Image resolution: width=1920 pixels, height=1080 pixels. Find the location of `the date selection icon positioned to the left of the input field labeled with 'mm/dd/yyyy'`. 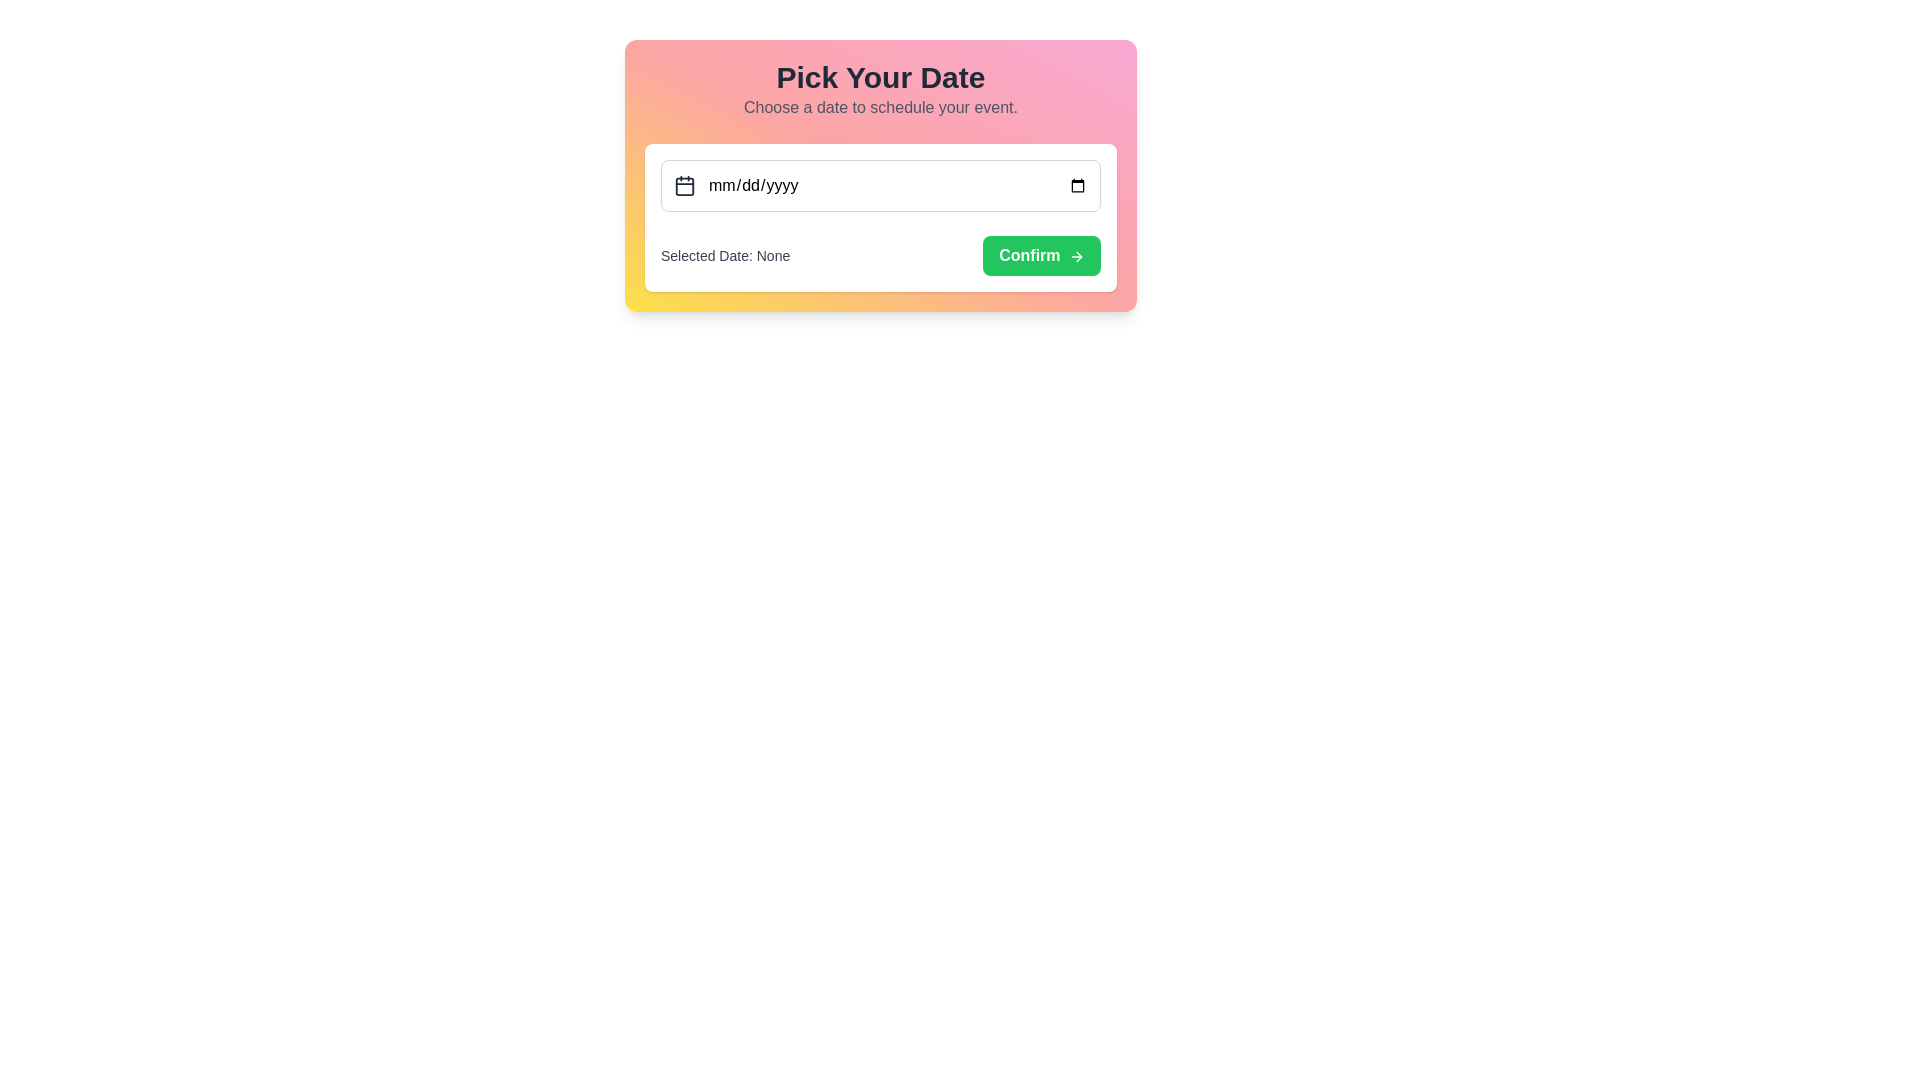

the date selection icon positioned to the left of the input field labeled with 'mm/dd/yyyy' is located at coordinates (685, 185).